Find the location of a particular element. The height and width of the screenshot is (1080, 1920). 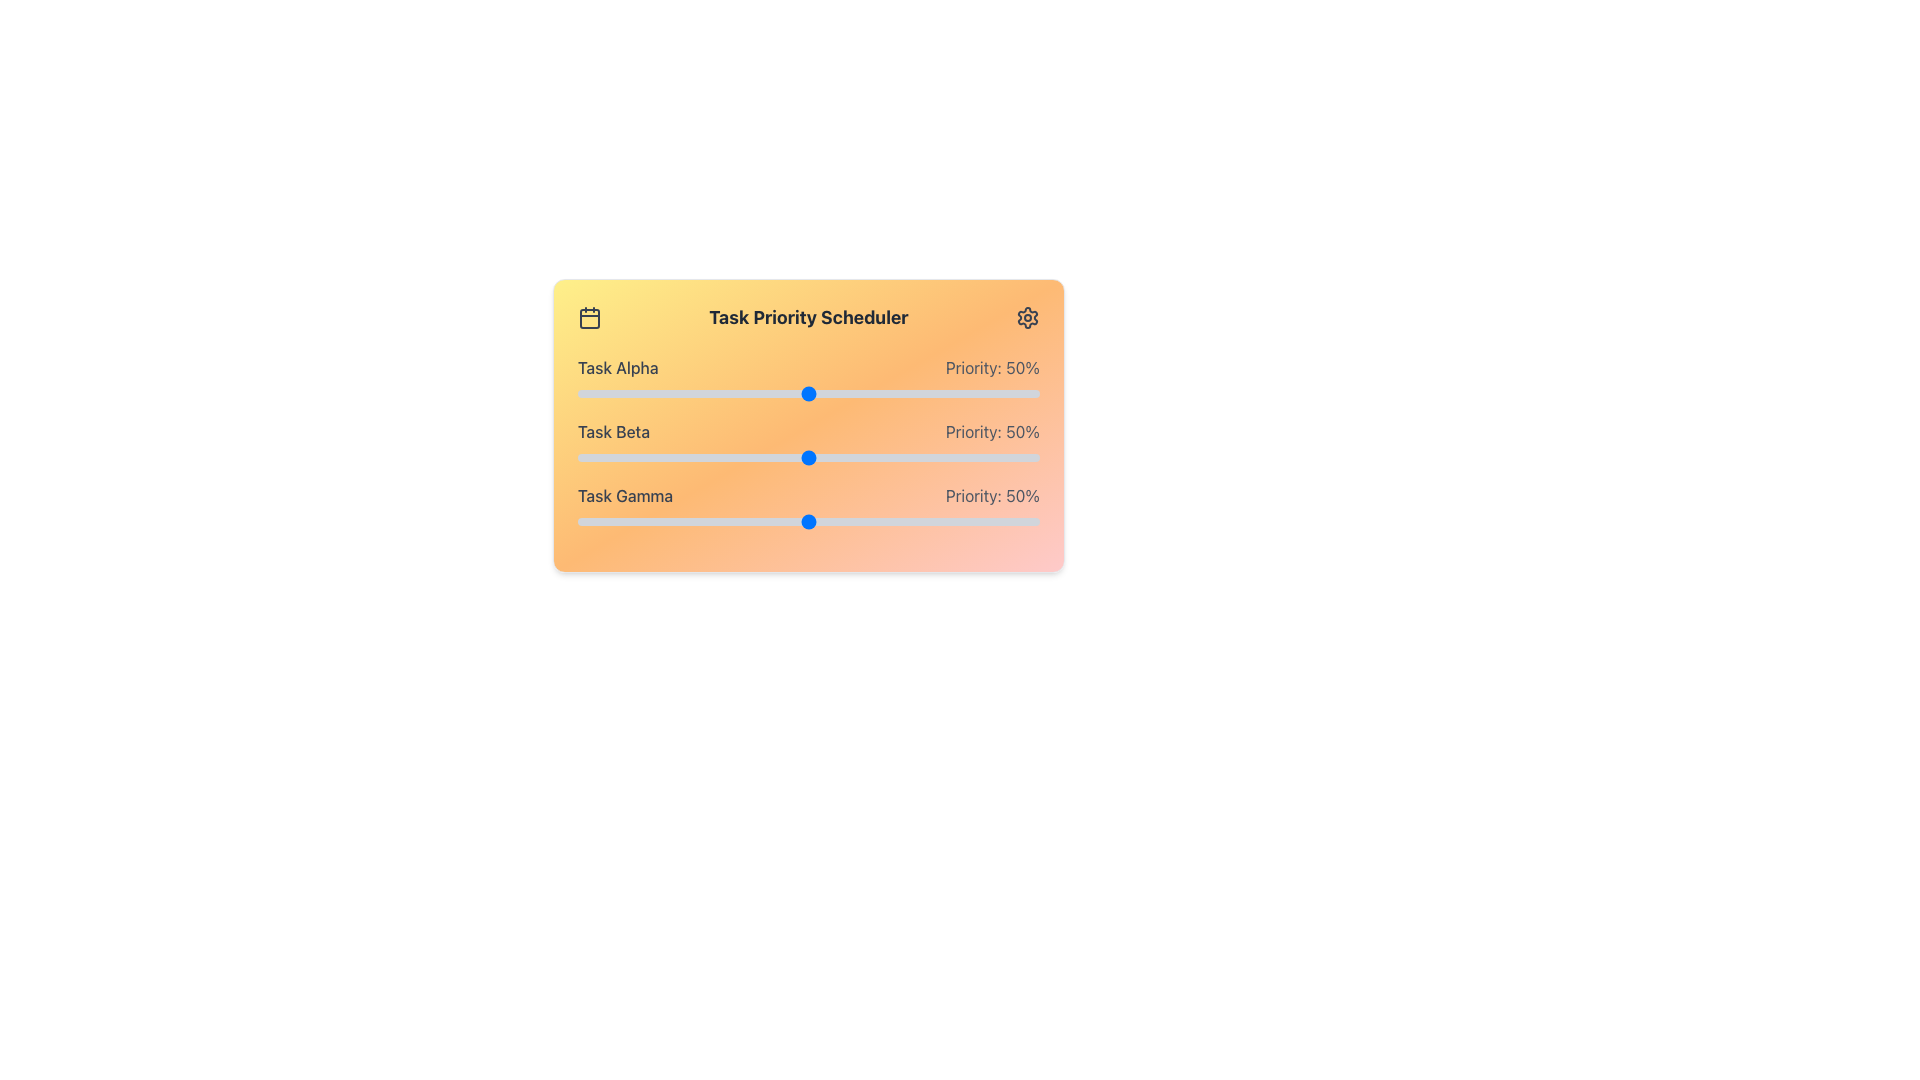

the priority of Task Beta is located at coordinates (998, 458).